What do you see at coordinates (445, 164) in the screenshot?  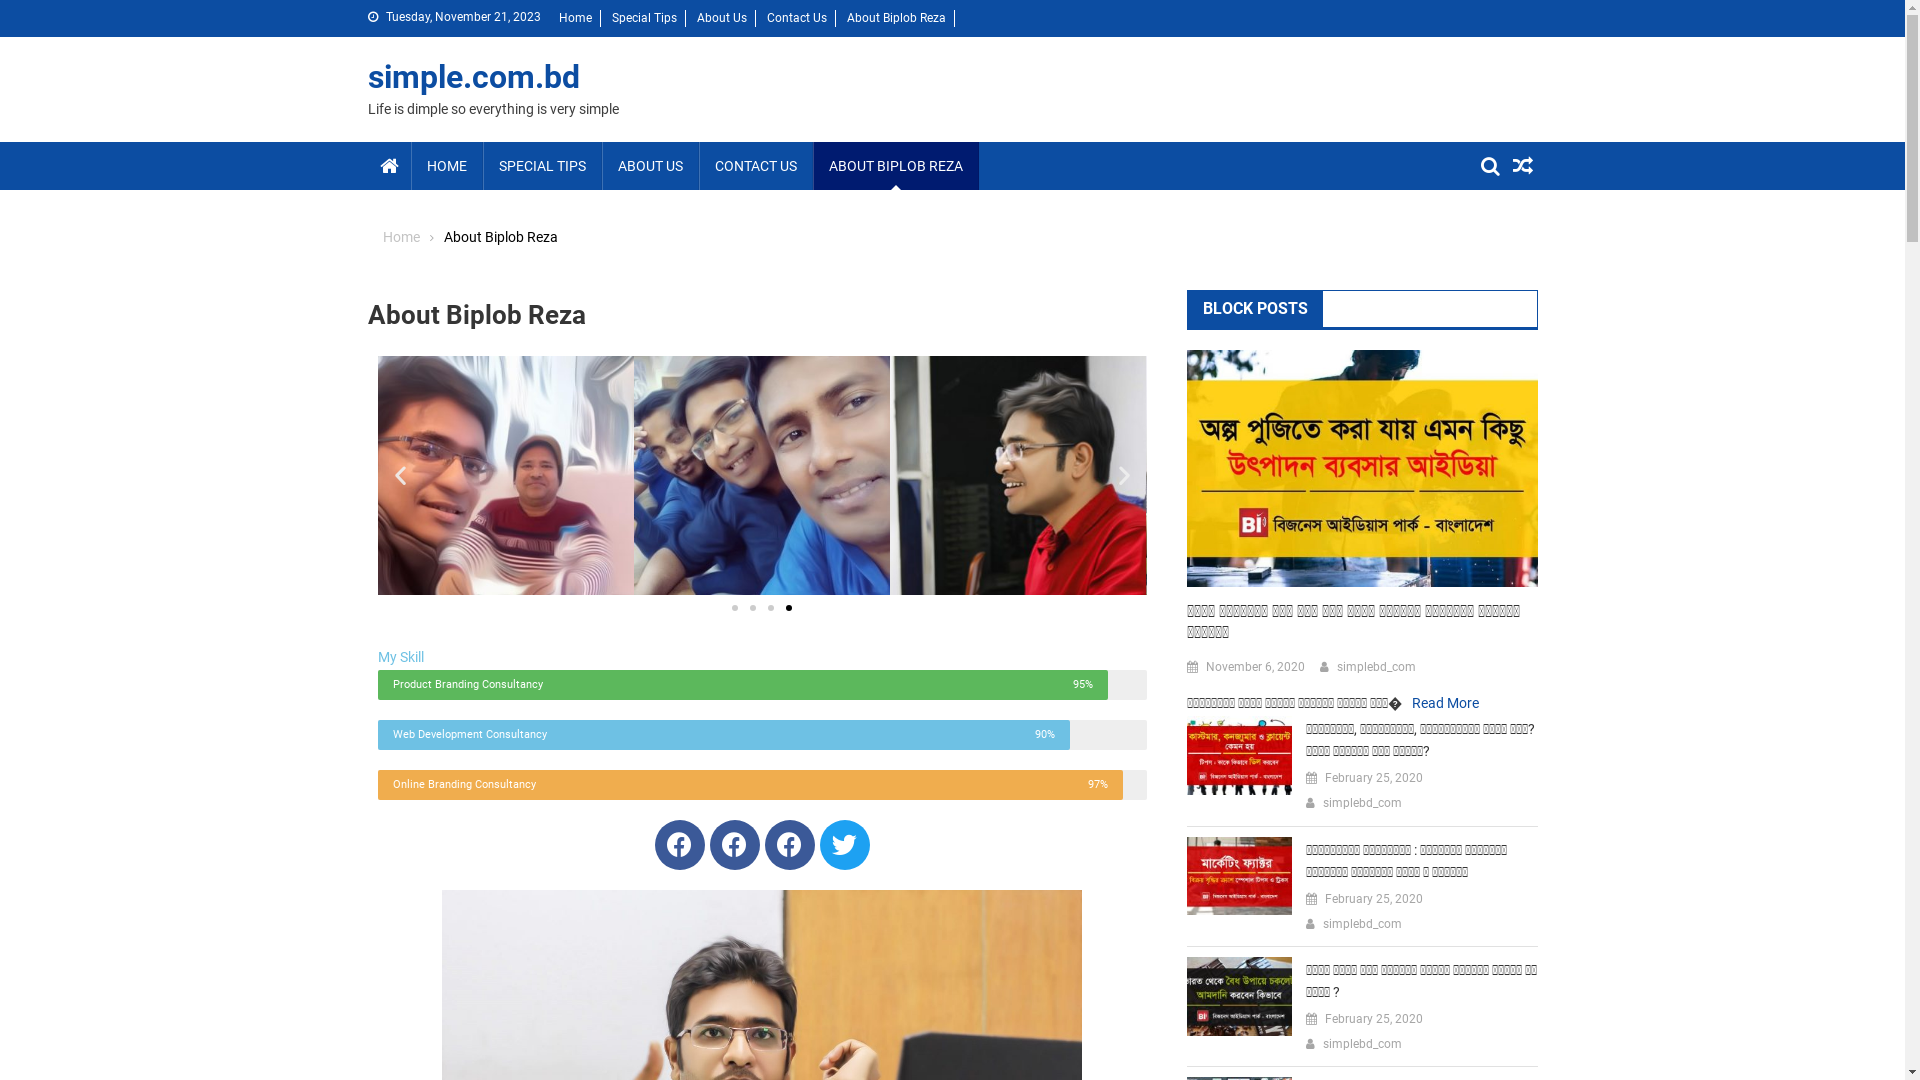 I see `'HOME'` at bounding box center [445, 164].